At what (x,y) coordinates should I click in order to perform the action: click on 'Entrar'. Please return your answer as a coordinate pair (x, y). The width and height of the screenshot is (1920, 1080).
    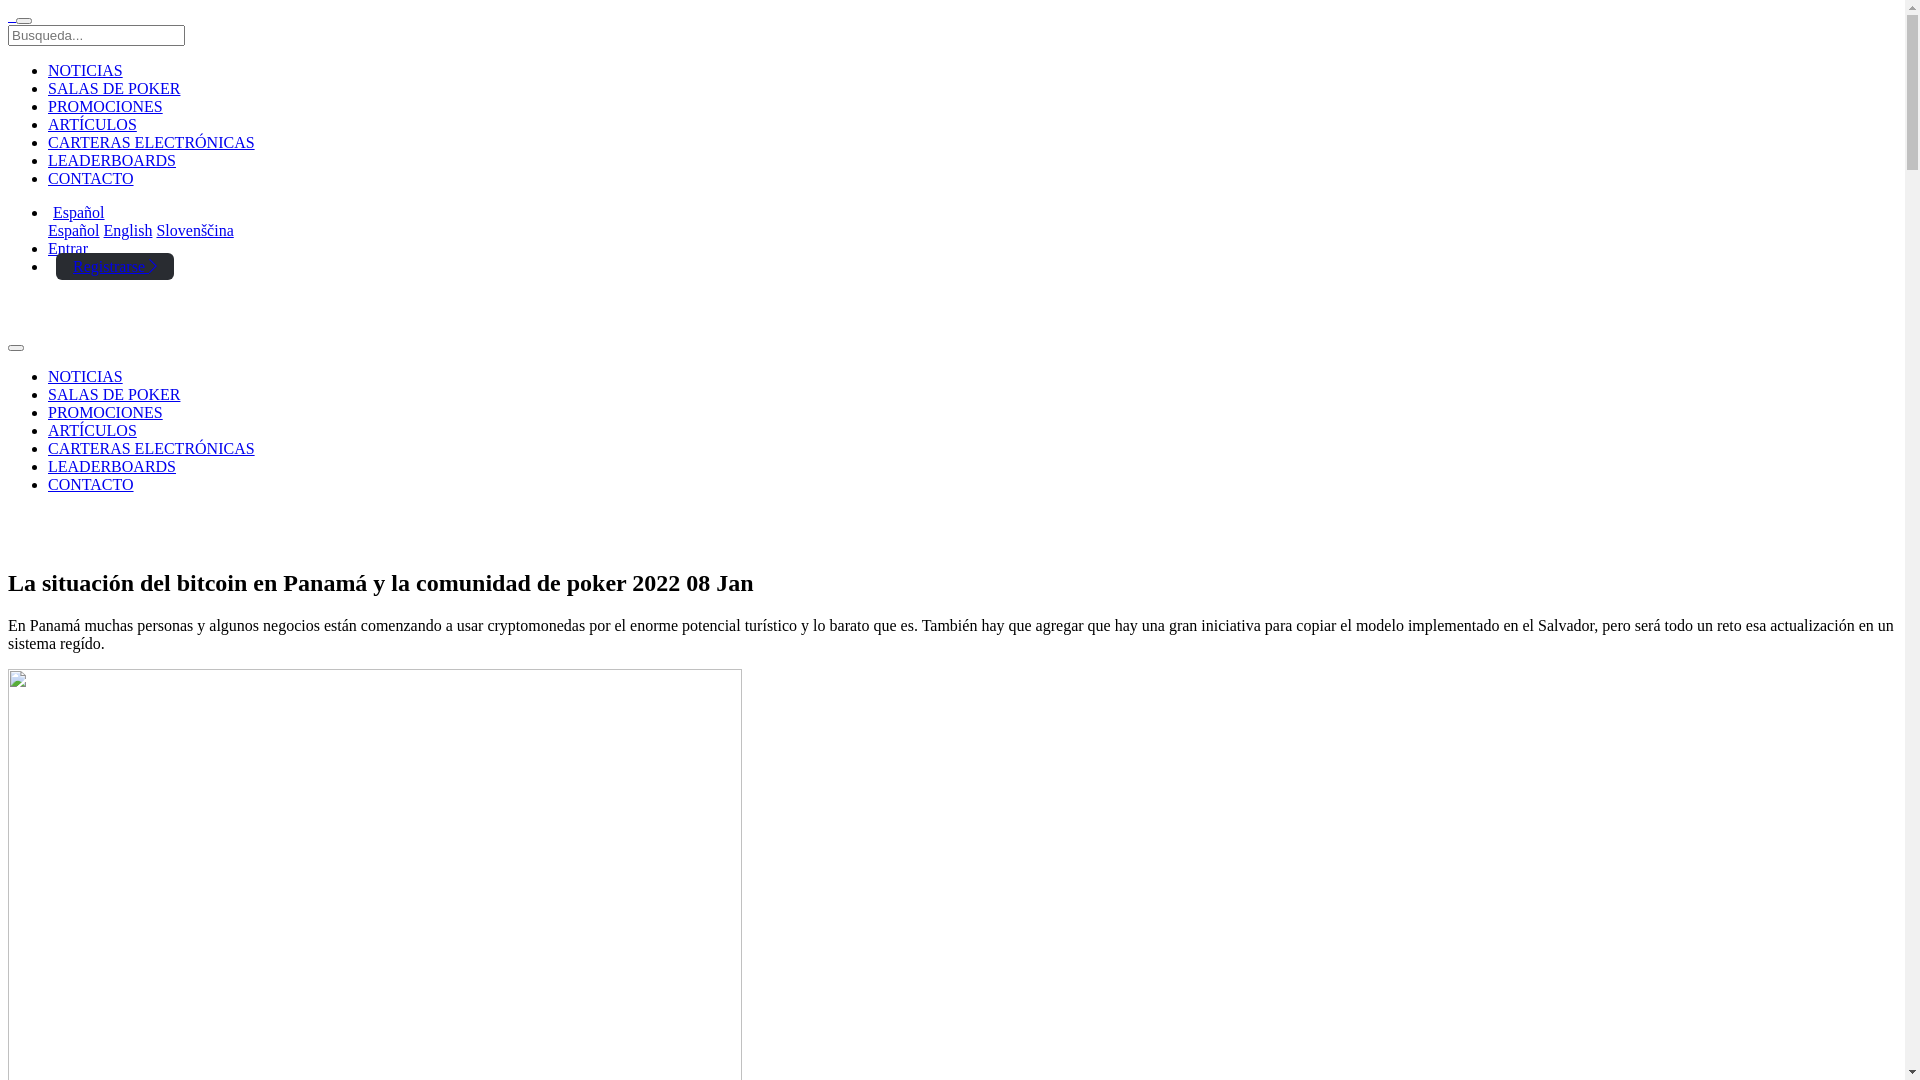
    Looking at the image, I should click on (67, 247).